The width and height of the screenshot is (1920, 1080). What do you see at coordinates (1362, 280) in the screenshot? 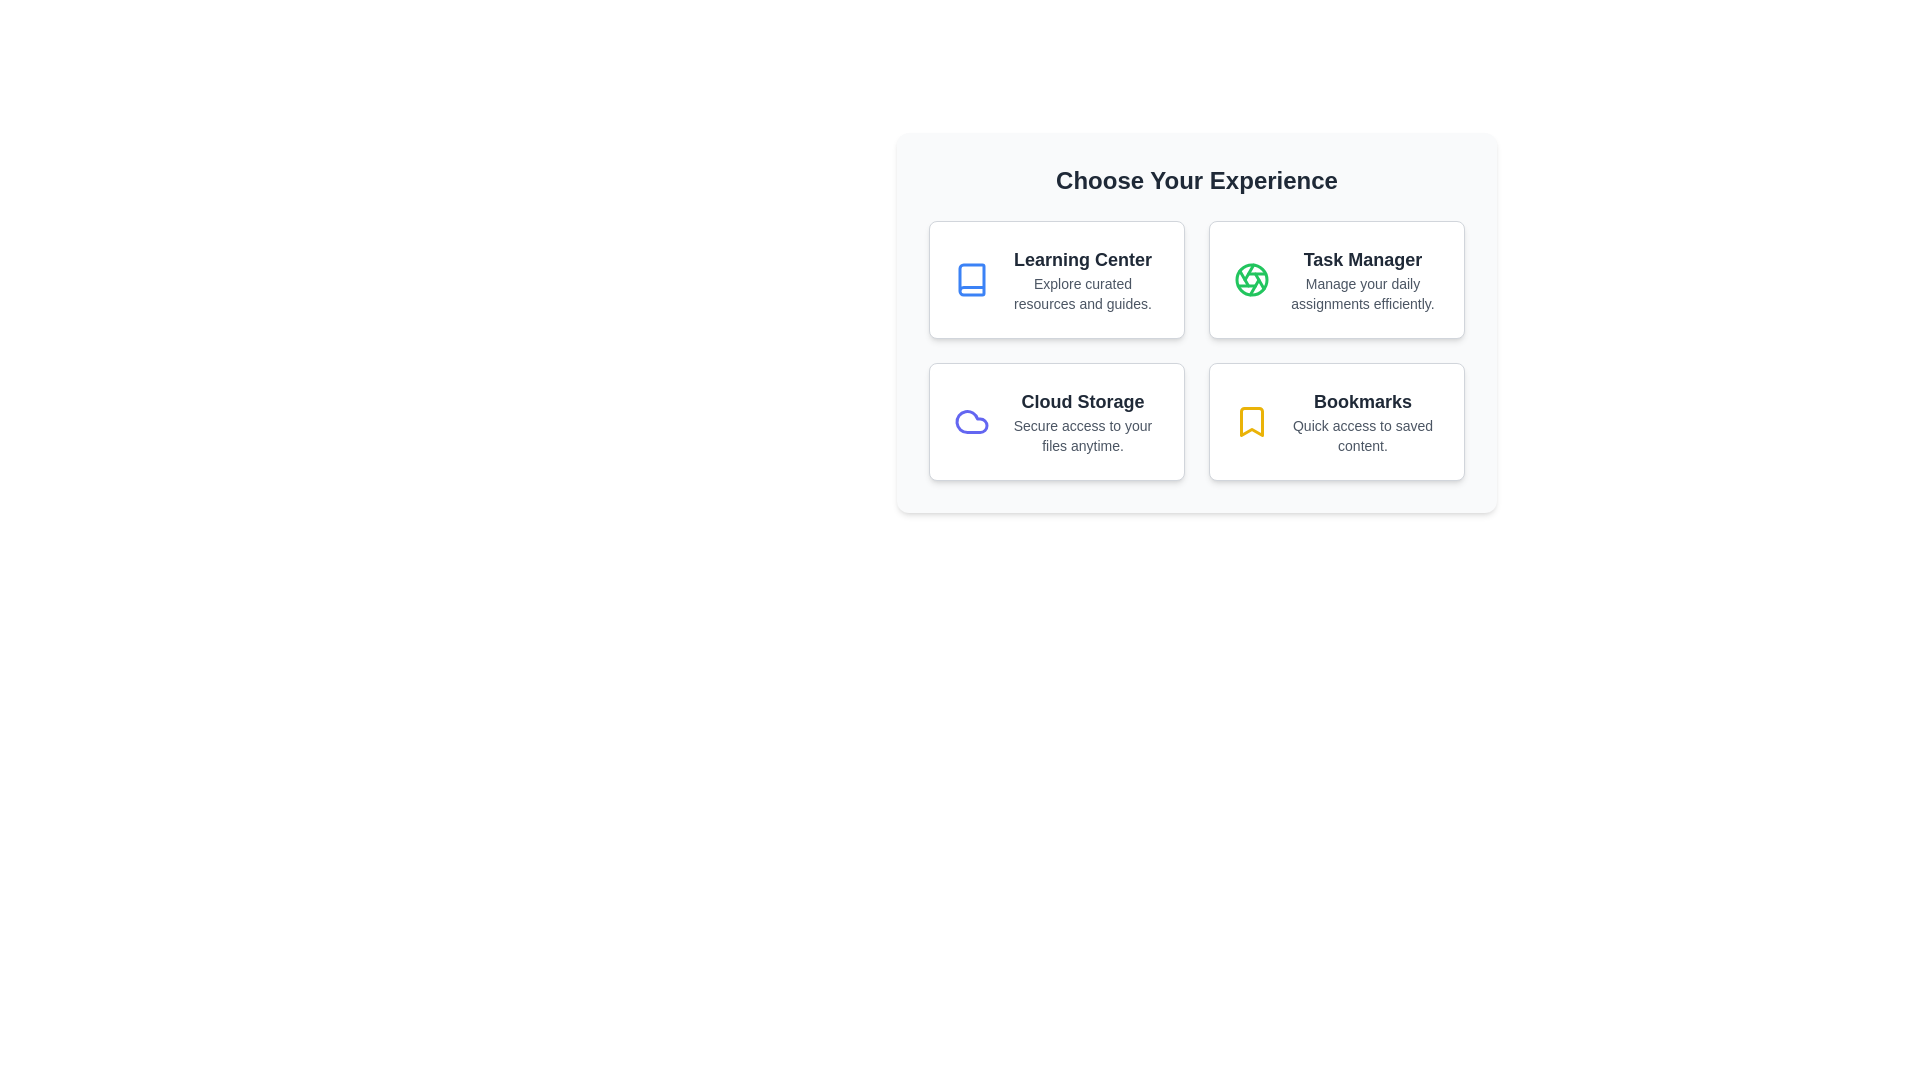
I see `text from the 'Task Manager' label located in the top-right section of the grid of options` at bounding box center [1362, 280].